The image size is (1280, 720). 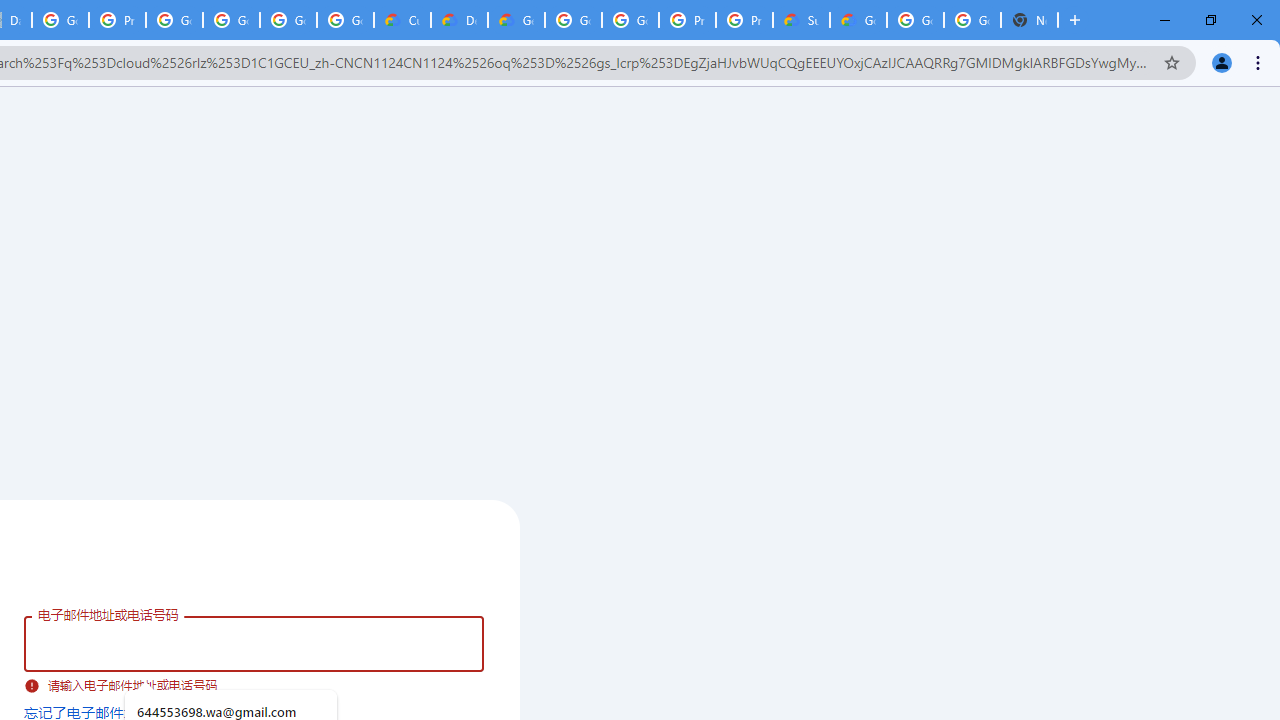 What do you see at coordinates (858, 20) in the screenshot?
I see `'Google Cloud Service Health'` at bounding box center [858, 20].